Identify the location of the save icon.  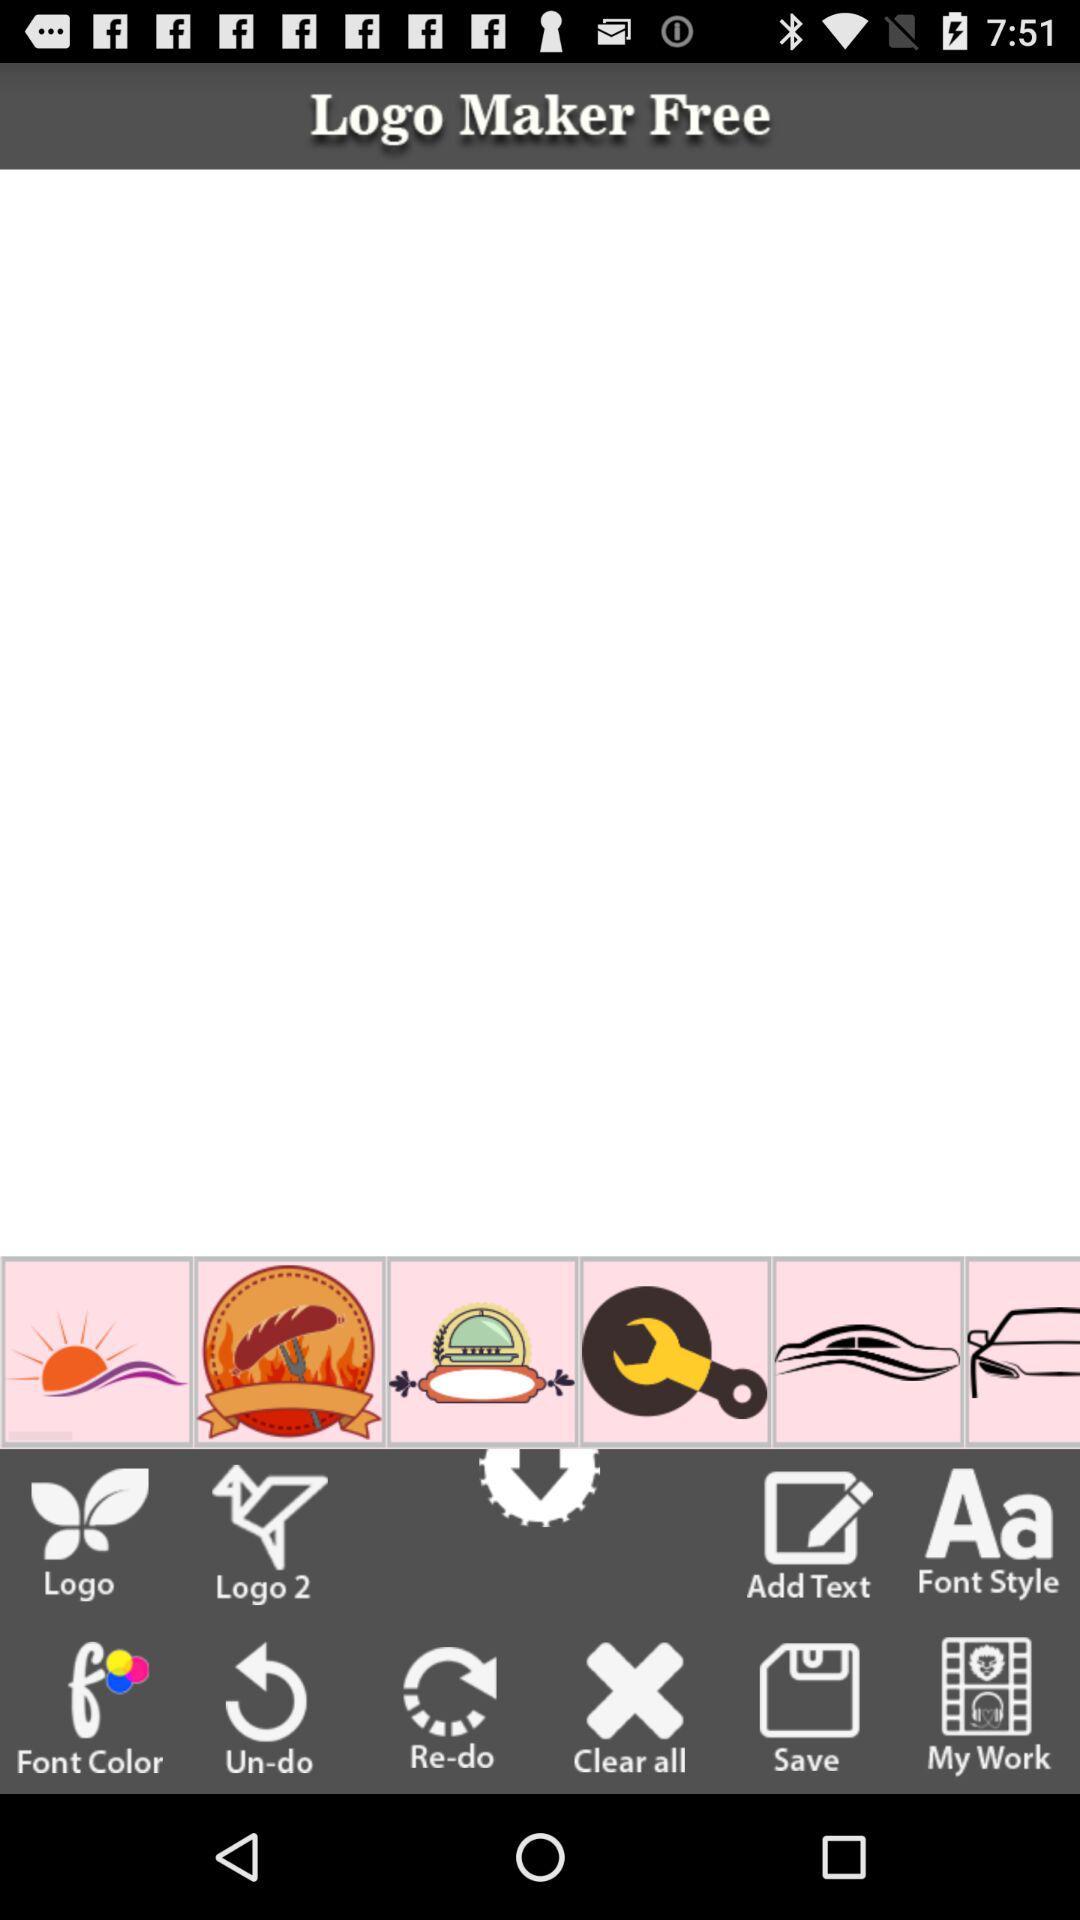
(808, 1826).